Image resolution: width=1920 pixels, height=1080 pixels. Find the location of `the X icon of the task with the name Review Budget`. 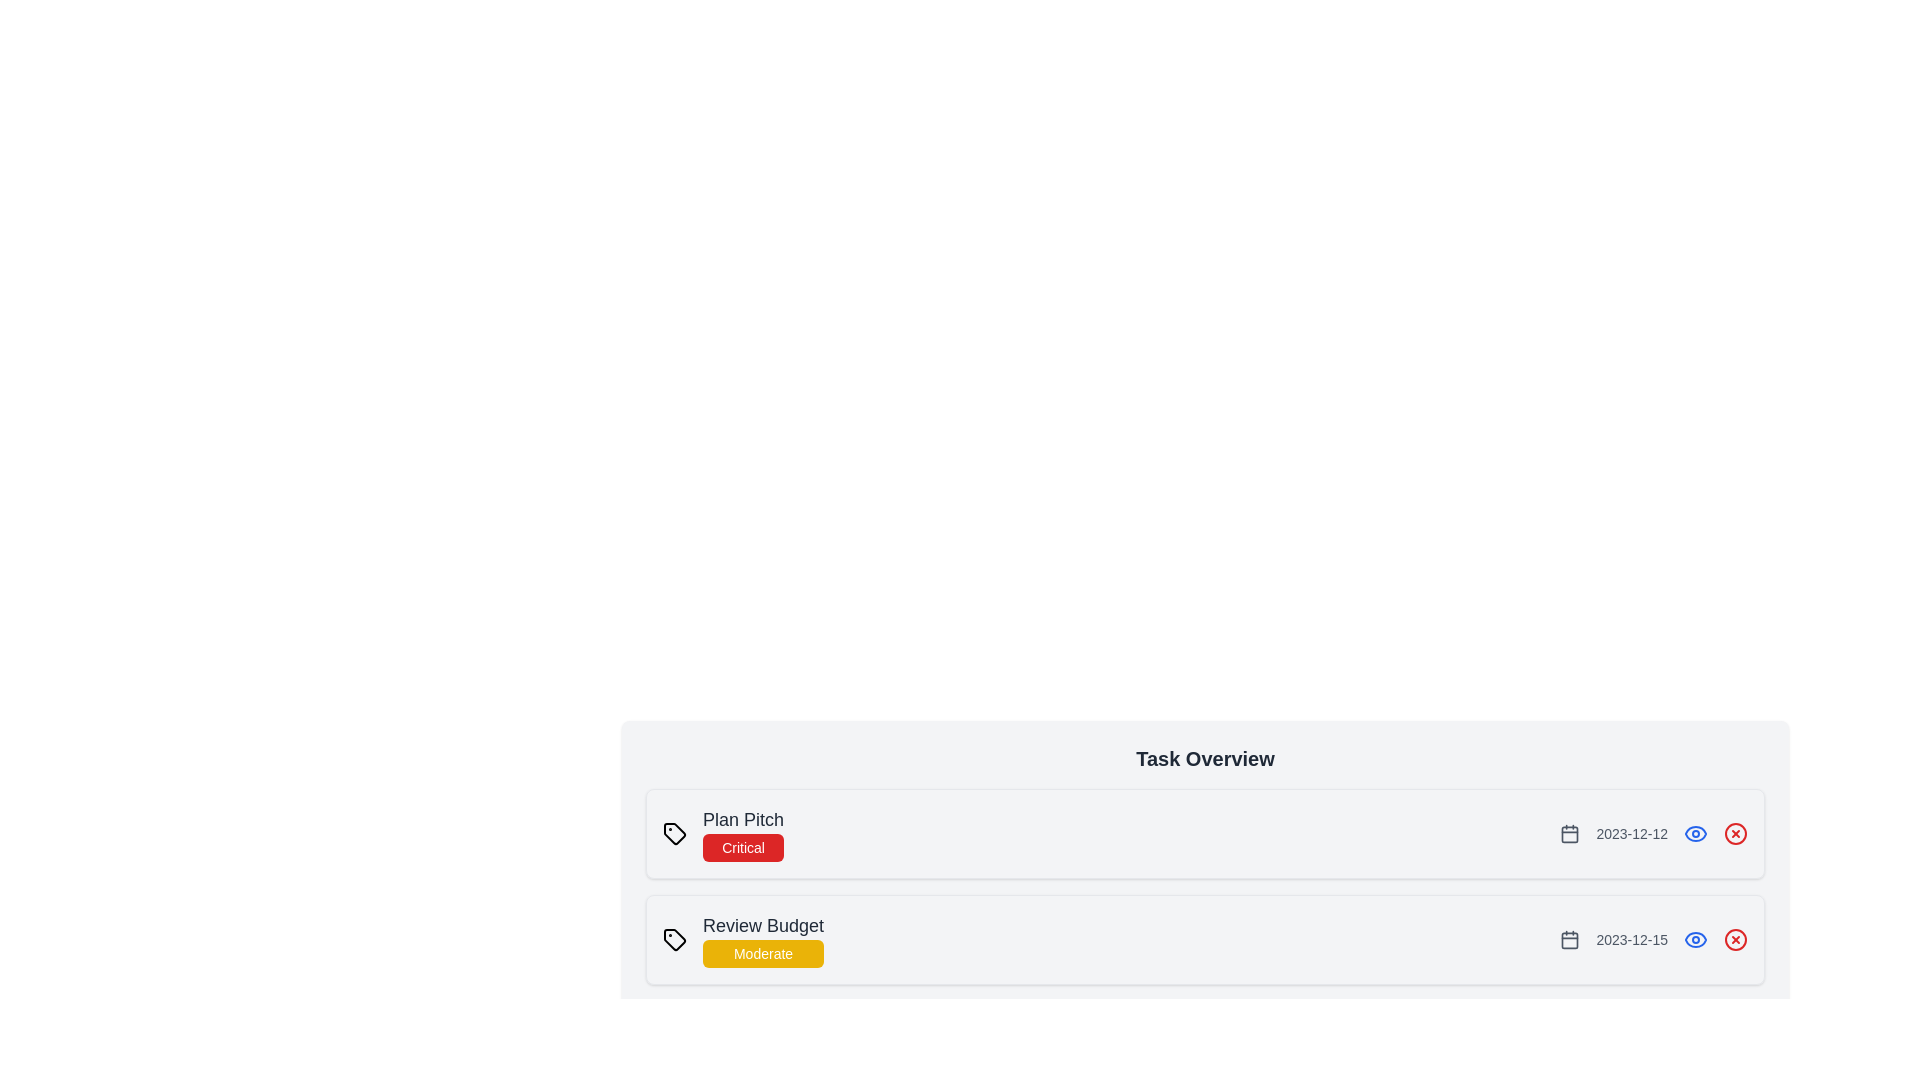

the X icon of the task with the name Review Budget is located at coordinates (1735, 940).